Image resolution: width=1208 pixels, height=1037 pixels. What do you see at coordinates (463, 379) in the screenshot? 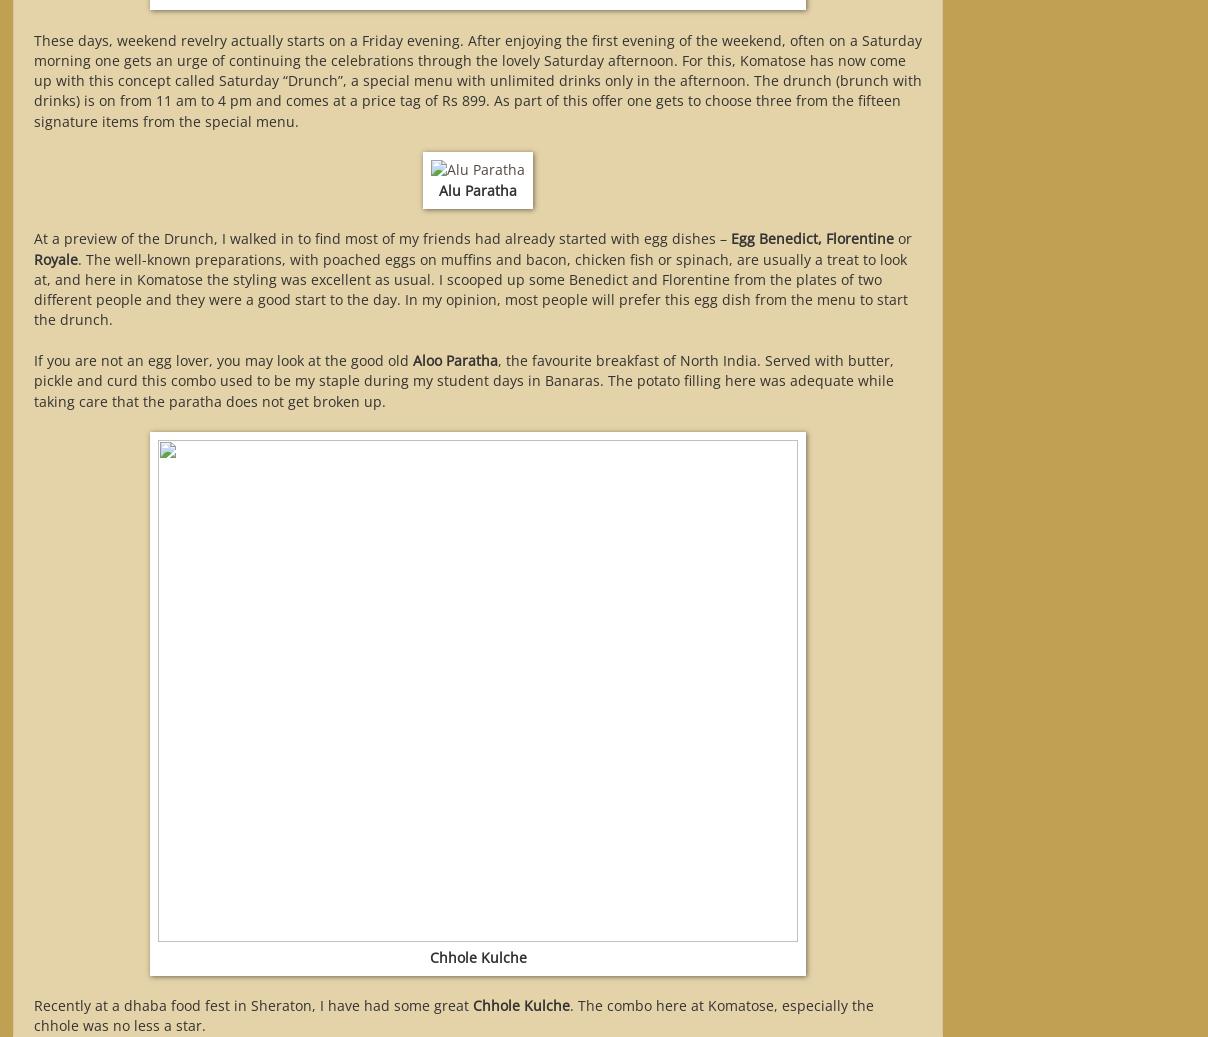
I see `', the favourite breakfast of North India. Served with butter, pickle and curd this combo used to be my staple during my student days in Banaras. The potato filling here was adequate while taking care that the paratha does not get broken up.'` at bounding box center [463, 379].